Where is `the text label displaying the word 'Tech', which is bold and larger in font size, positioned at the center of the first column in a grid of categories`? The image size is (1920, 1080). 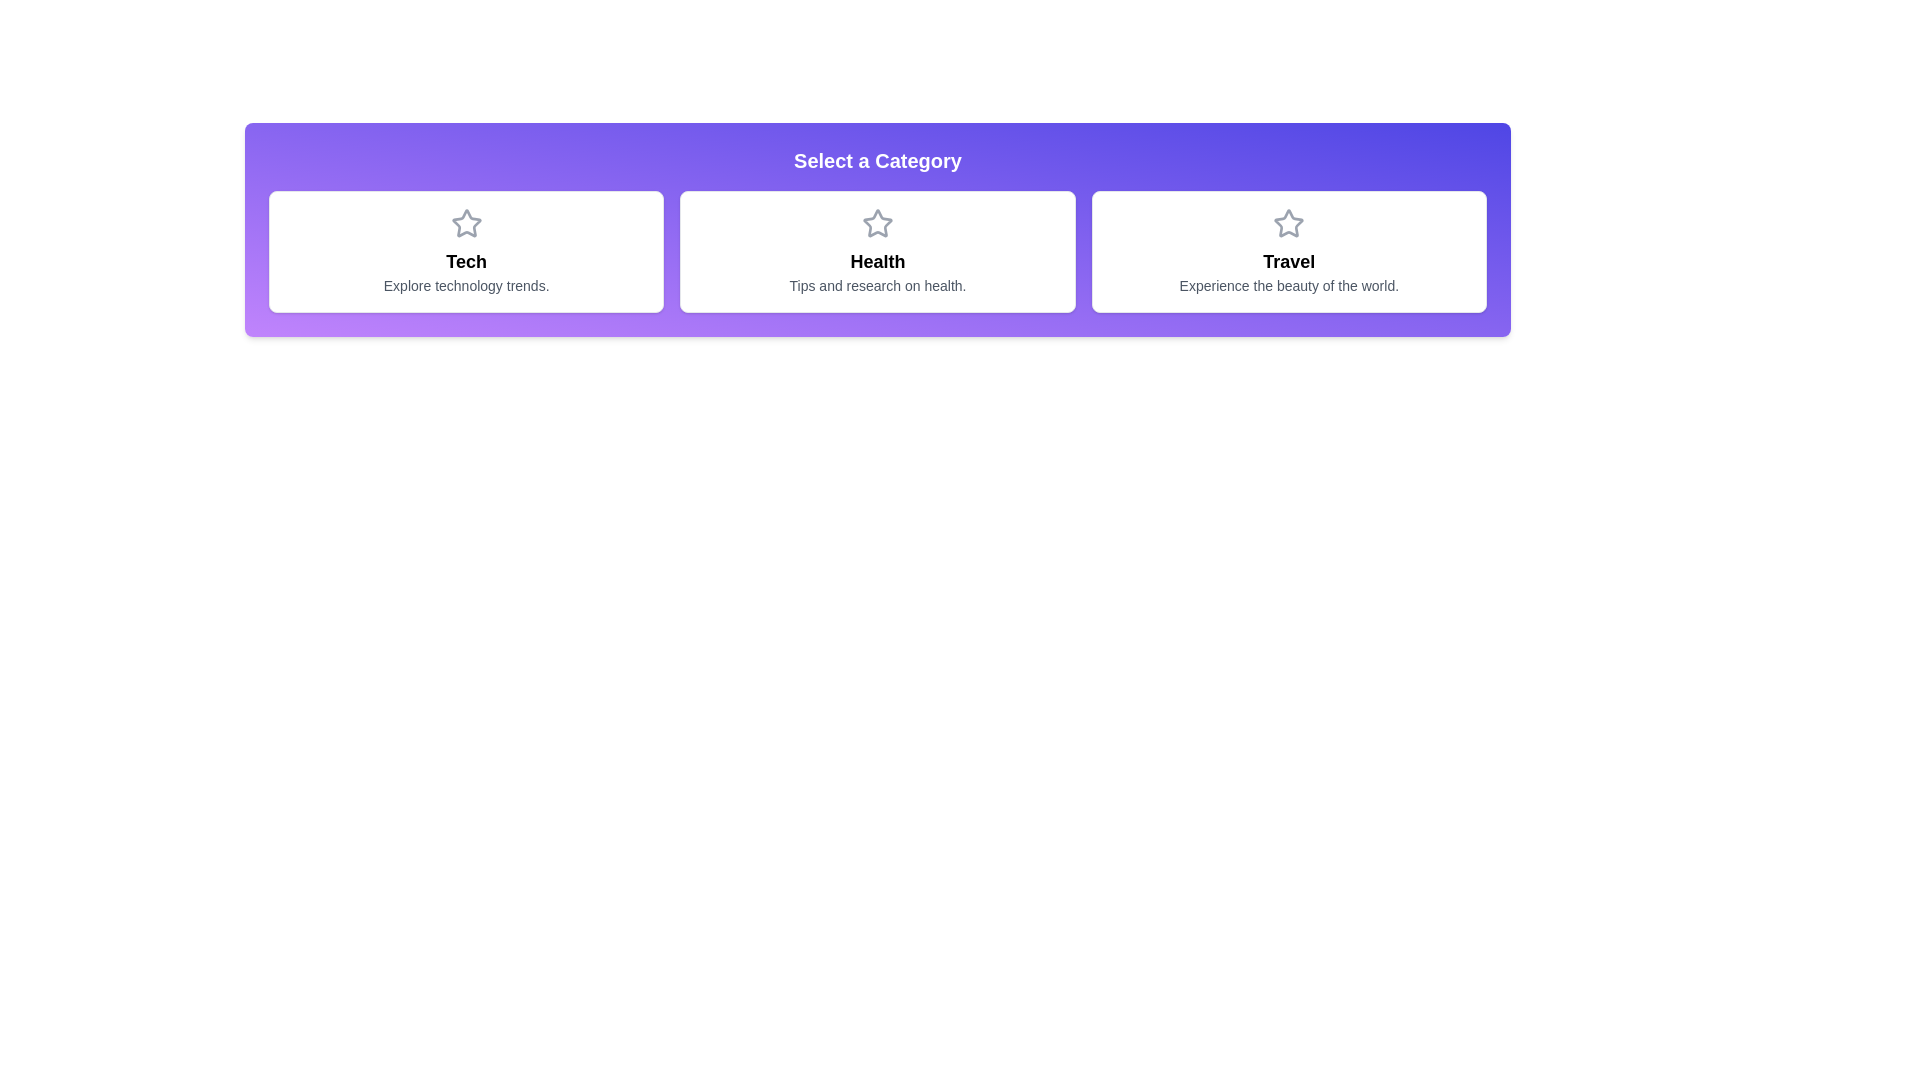
the text label displaying the word 'Tech', which is bold and larger in font size, positioned at the center of the first column in a grid of categories is located at coordinates (465, 261).